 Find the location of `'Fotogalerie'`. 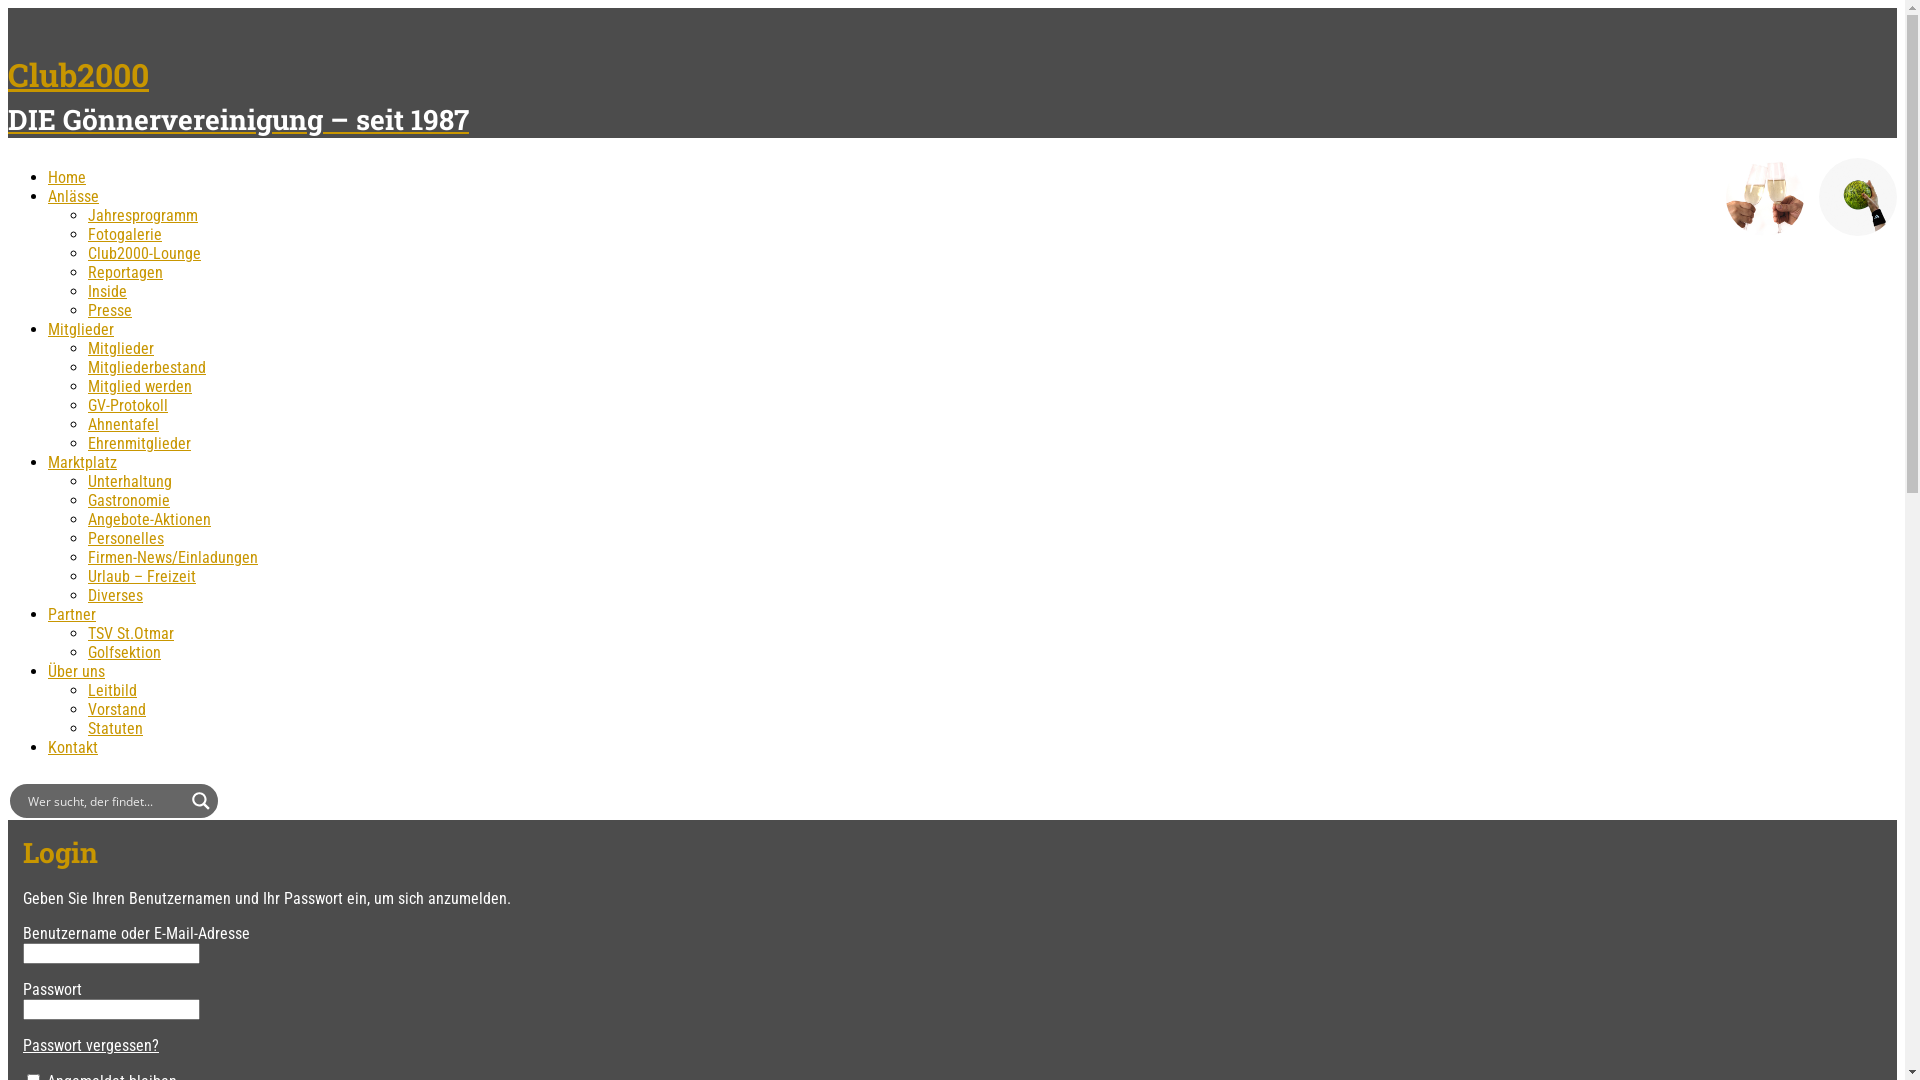

'Fotogalerie' is located at coordinates (123, 233).